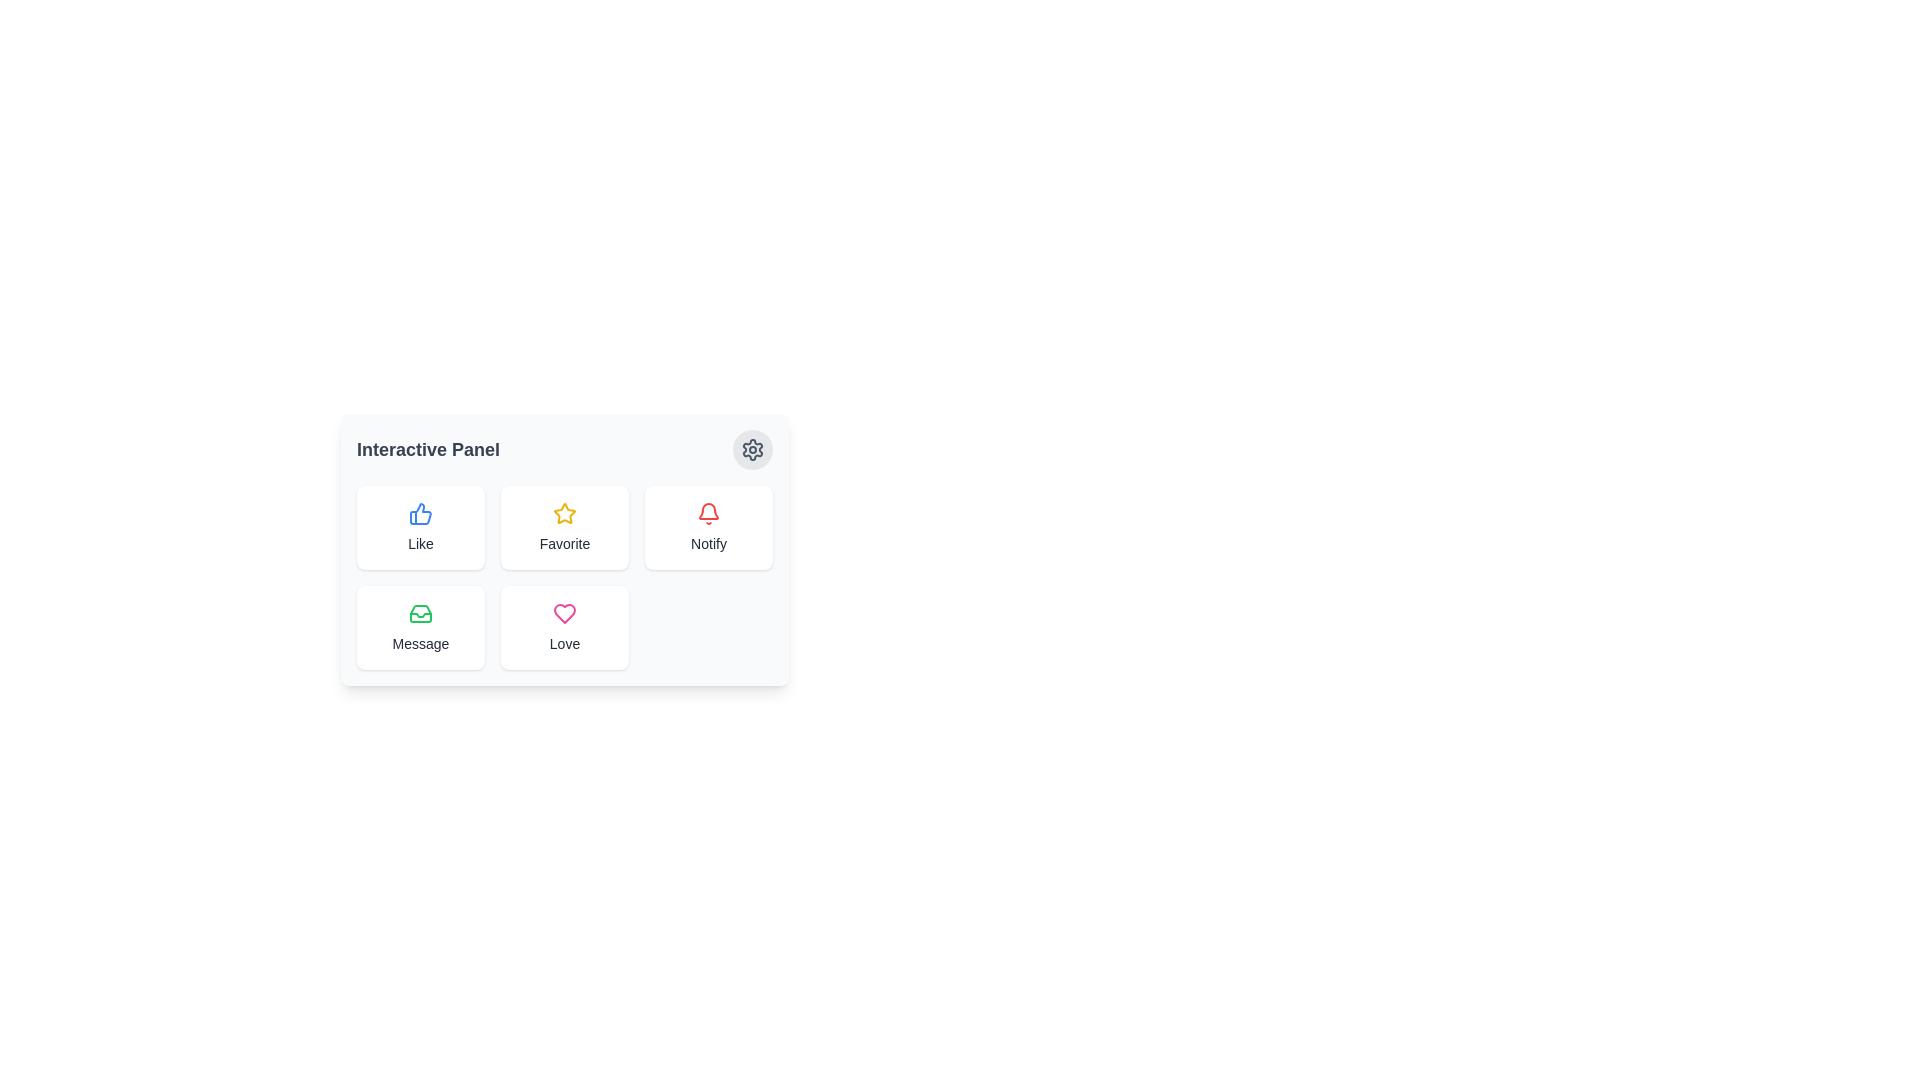 The image size is (1920, 1080). I want to click on the 'Favorite' button located in the second card of the first row, which features a yellow outlined star icon and a gray text label, so click(564, 527).